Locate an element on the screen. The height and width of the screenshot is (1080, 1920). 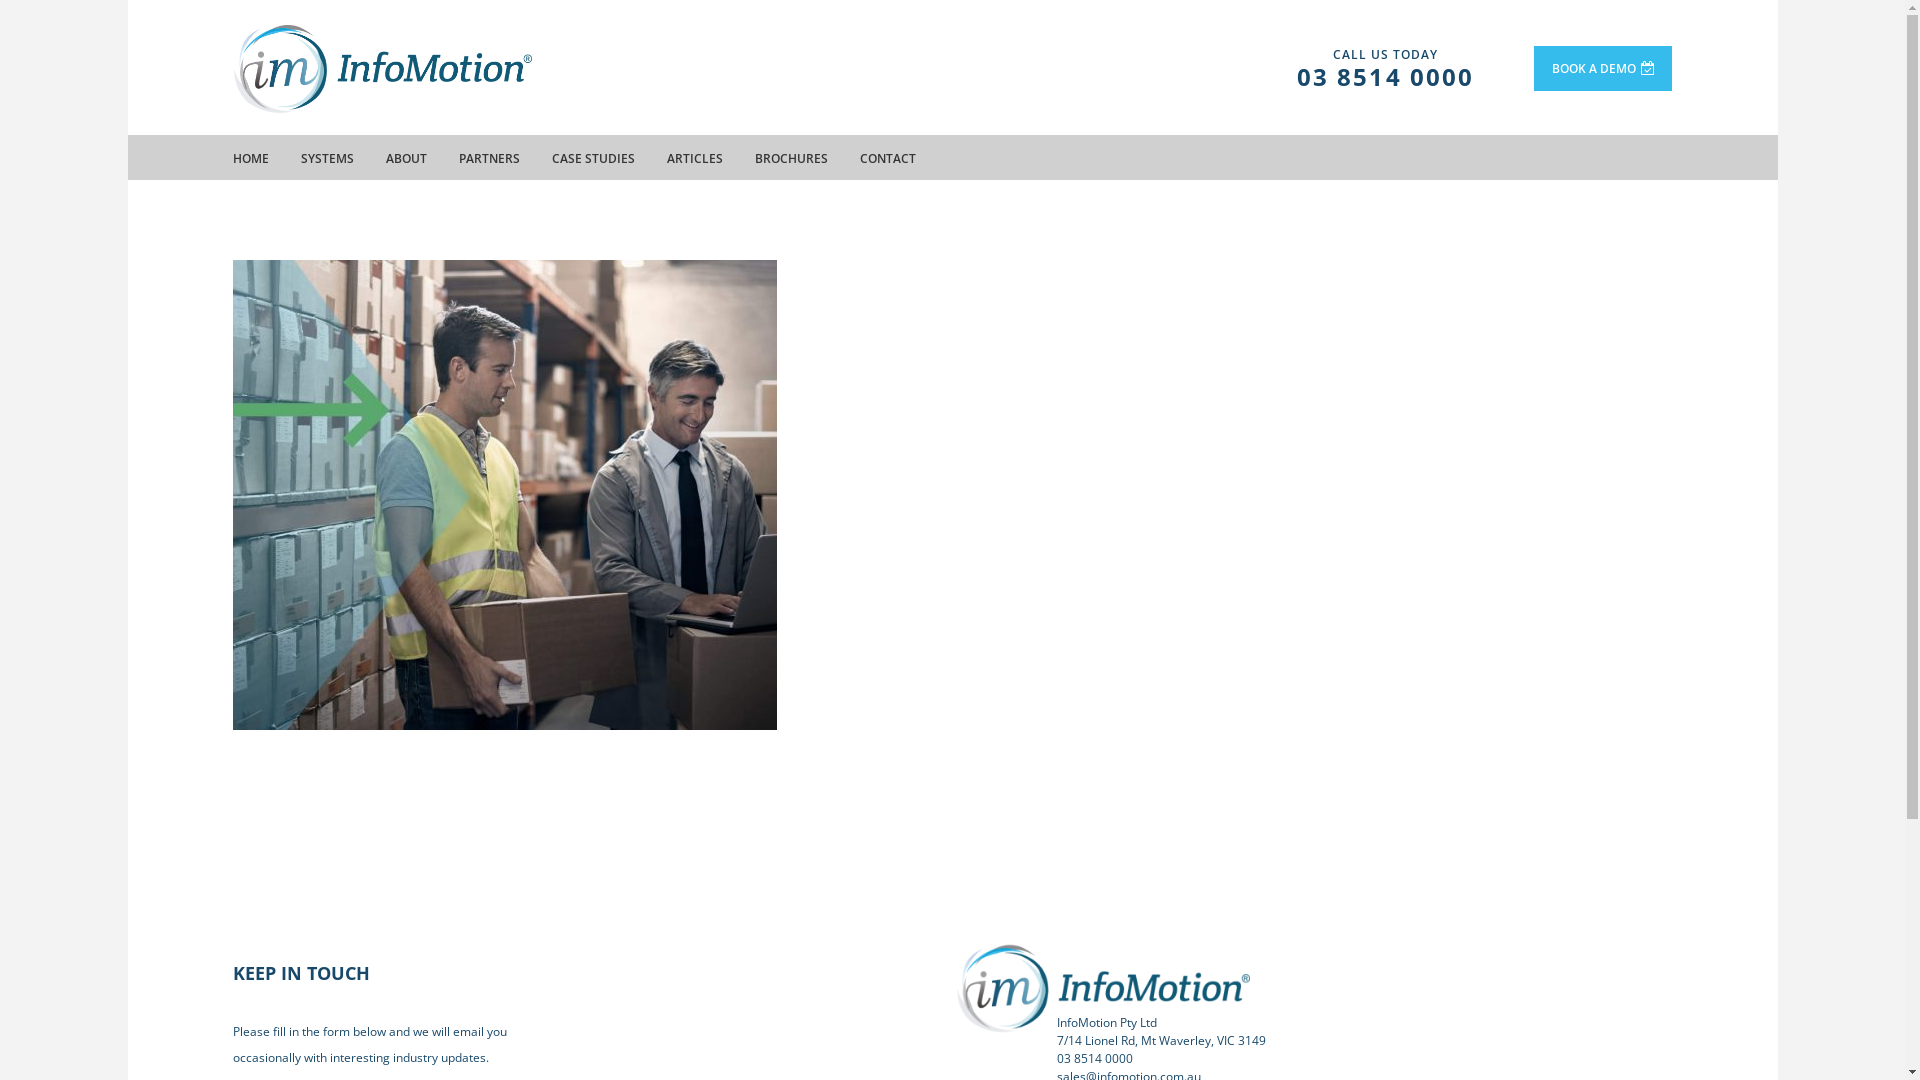
'PARTNERS' is located at coordinates (488, 157).